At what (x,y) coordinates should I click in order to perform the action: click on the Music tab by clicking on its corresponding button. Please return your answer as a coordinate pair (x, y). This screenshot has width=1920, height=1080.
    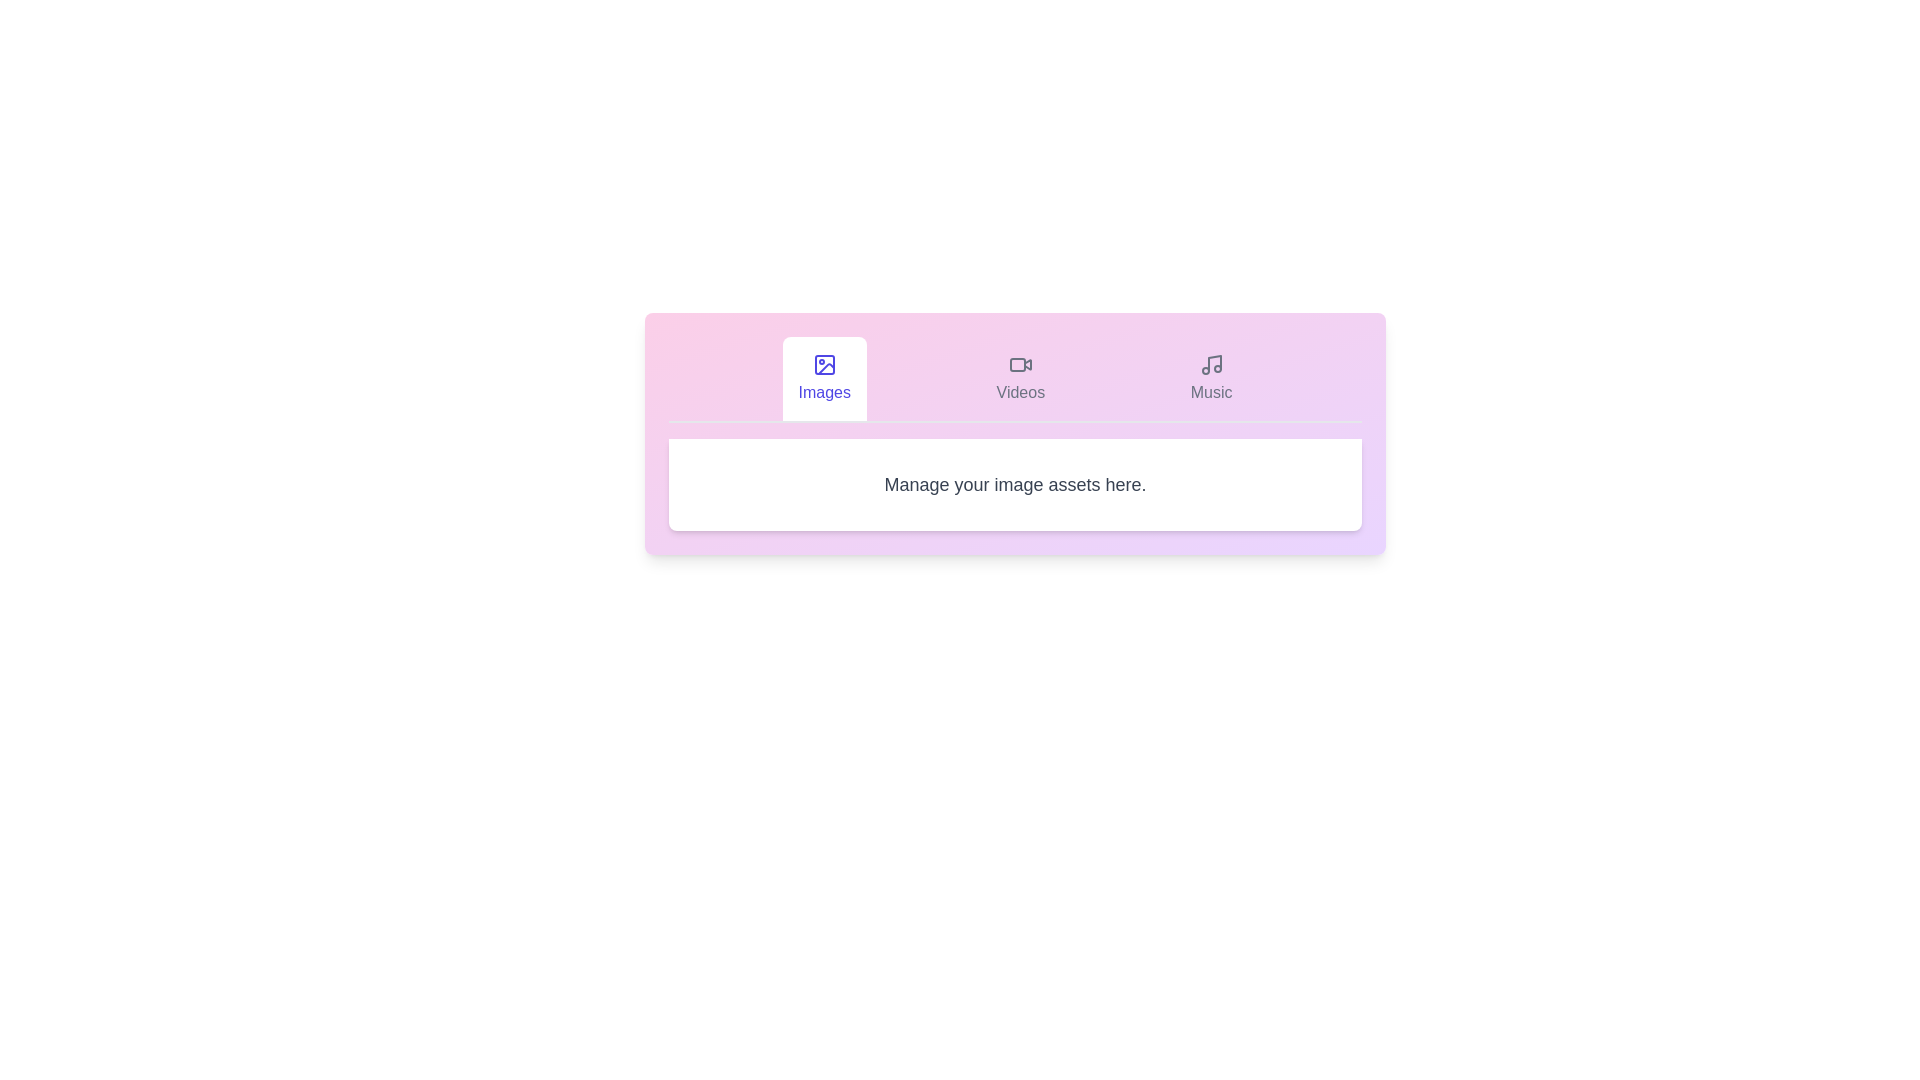
    Looking at the image, I should click on (1210, 378).